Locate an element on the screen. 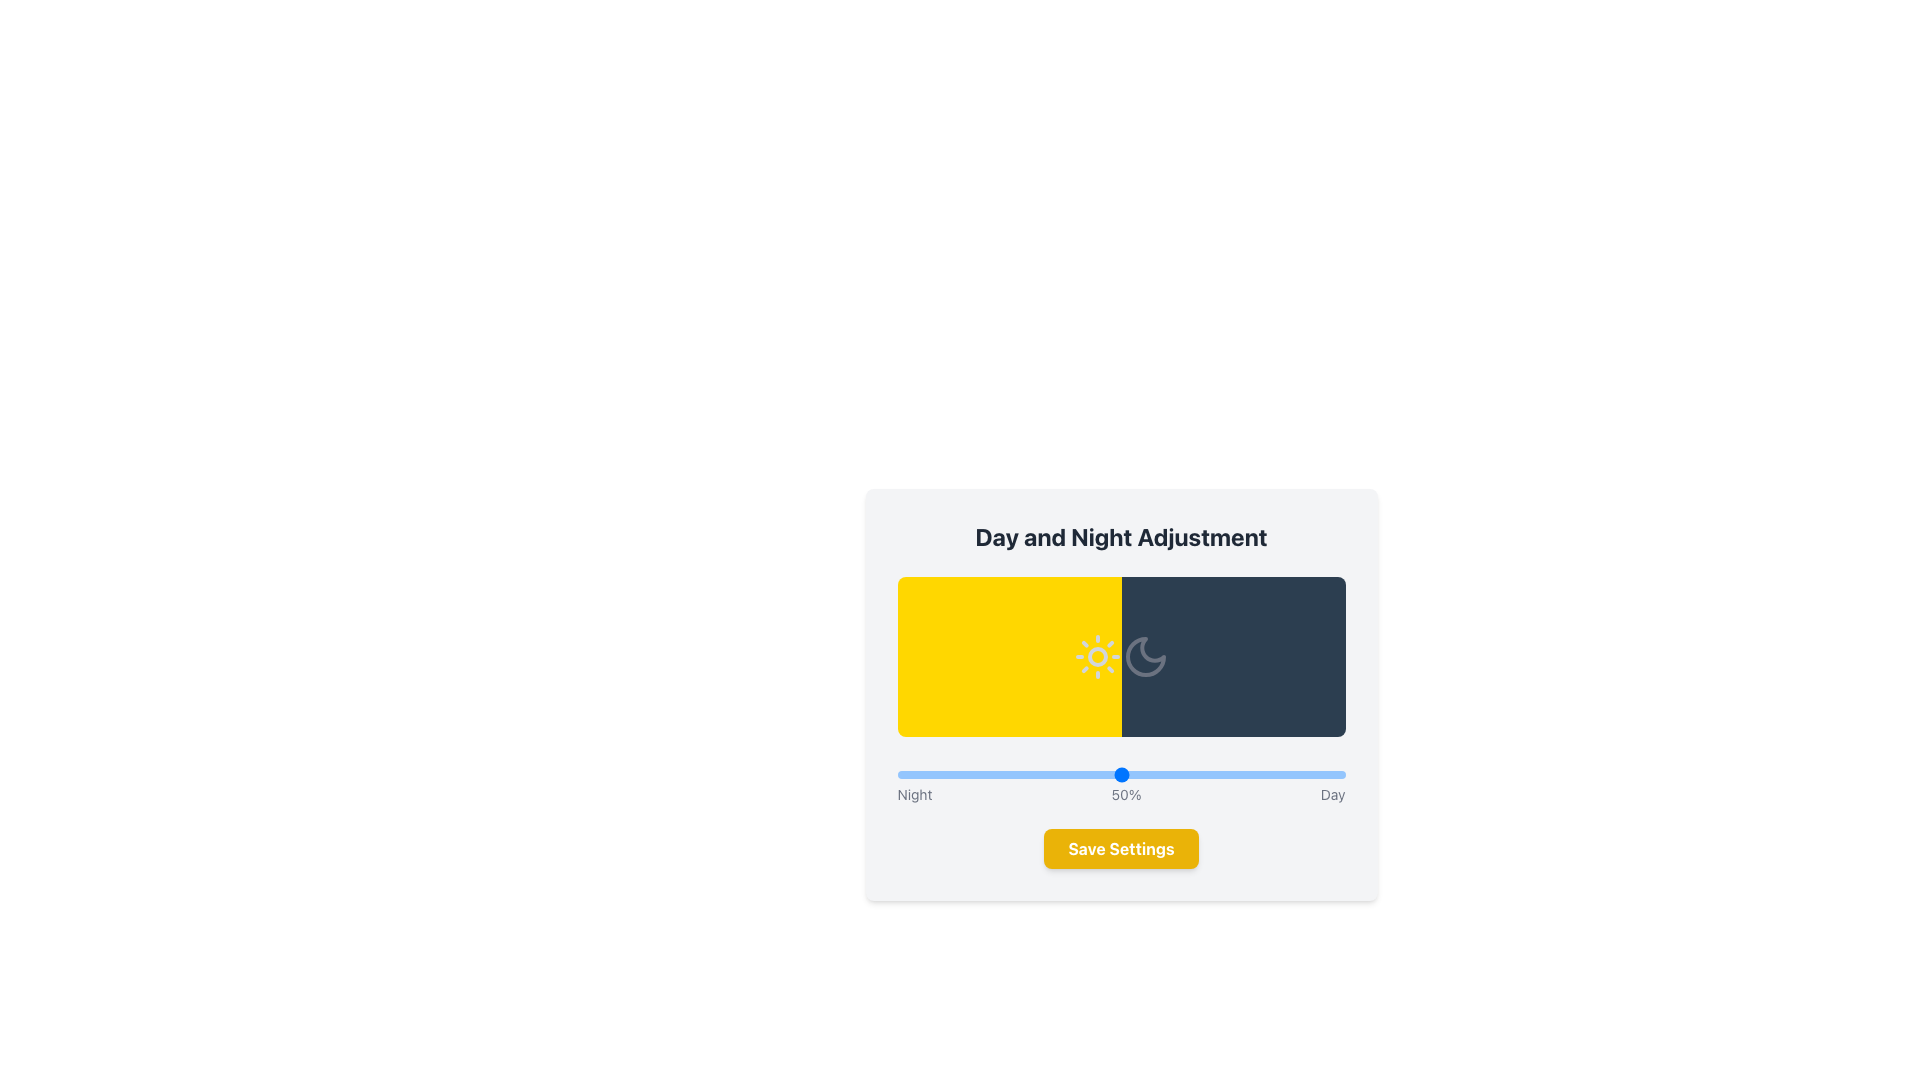  the text element displaying 'Day', styled in gray, located in the lower right area of the main card interface is located at coordinates (1333, 793).